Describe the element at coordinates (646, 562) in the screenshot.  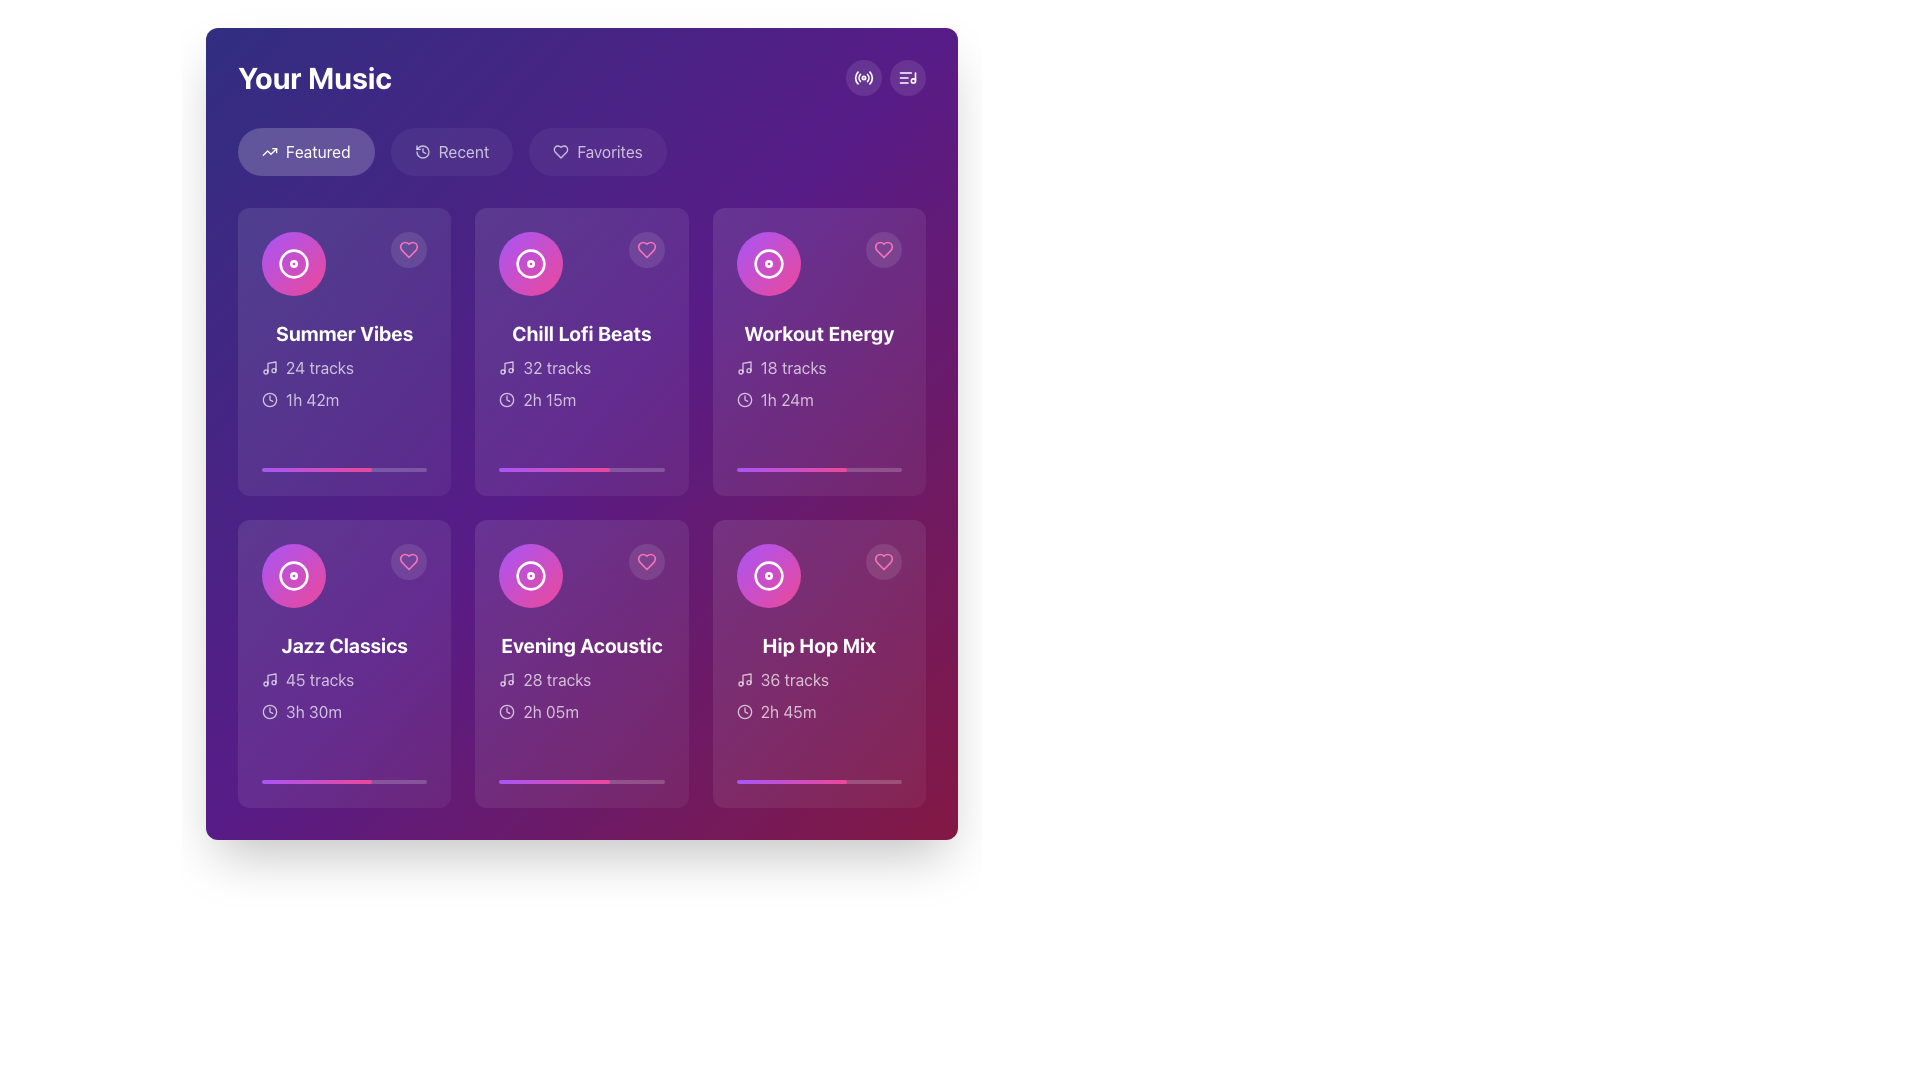
I see `the button in the top-right corner of the 'Evening Acoustic' card` at that location.